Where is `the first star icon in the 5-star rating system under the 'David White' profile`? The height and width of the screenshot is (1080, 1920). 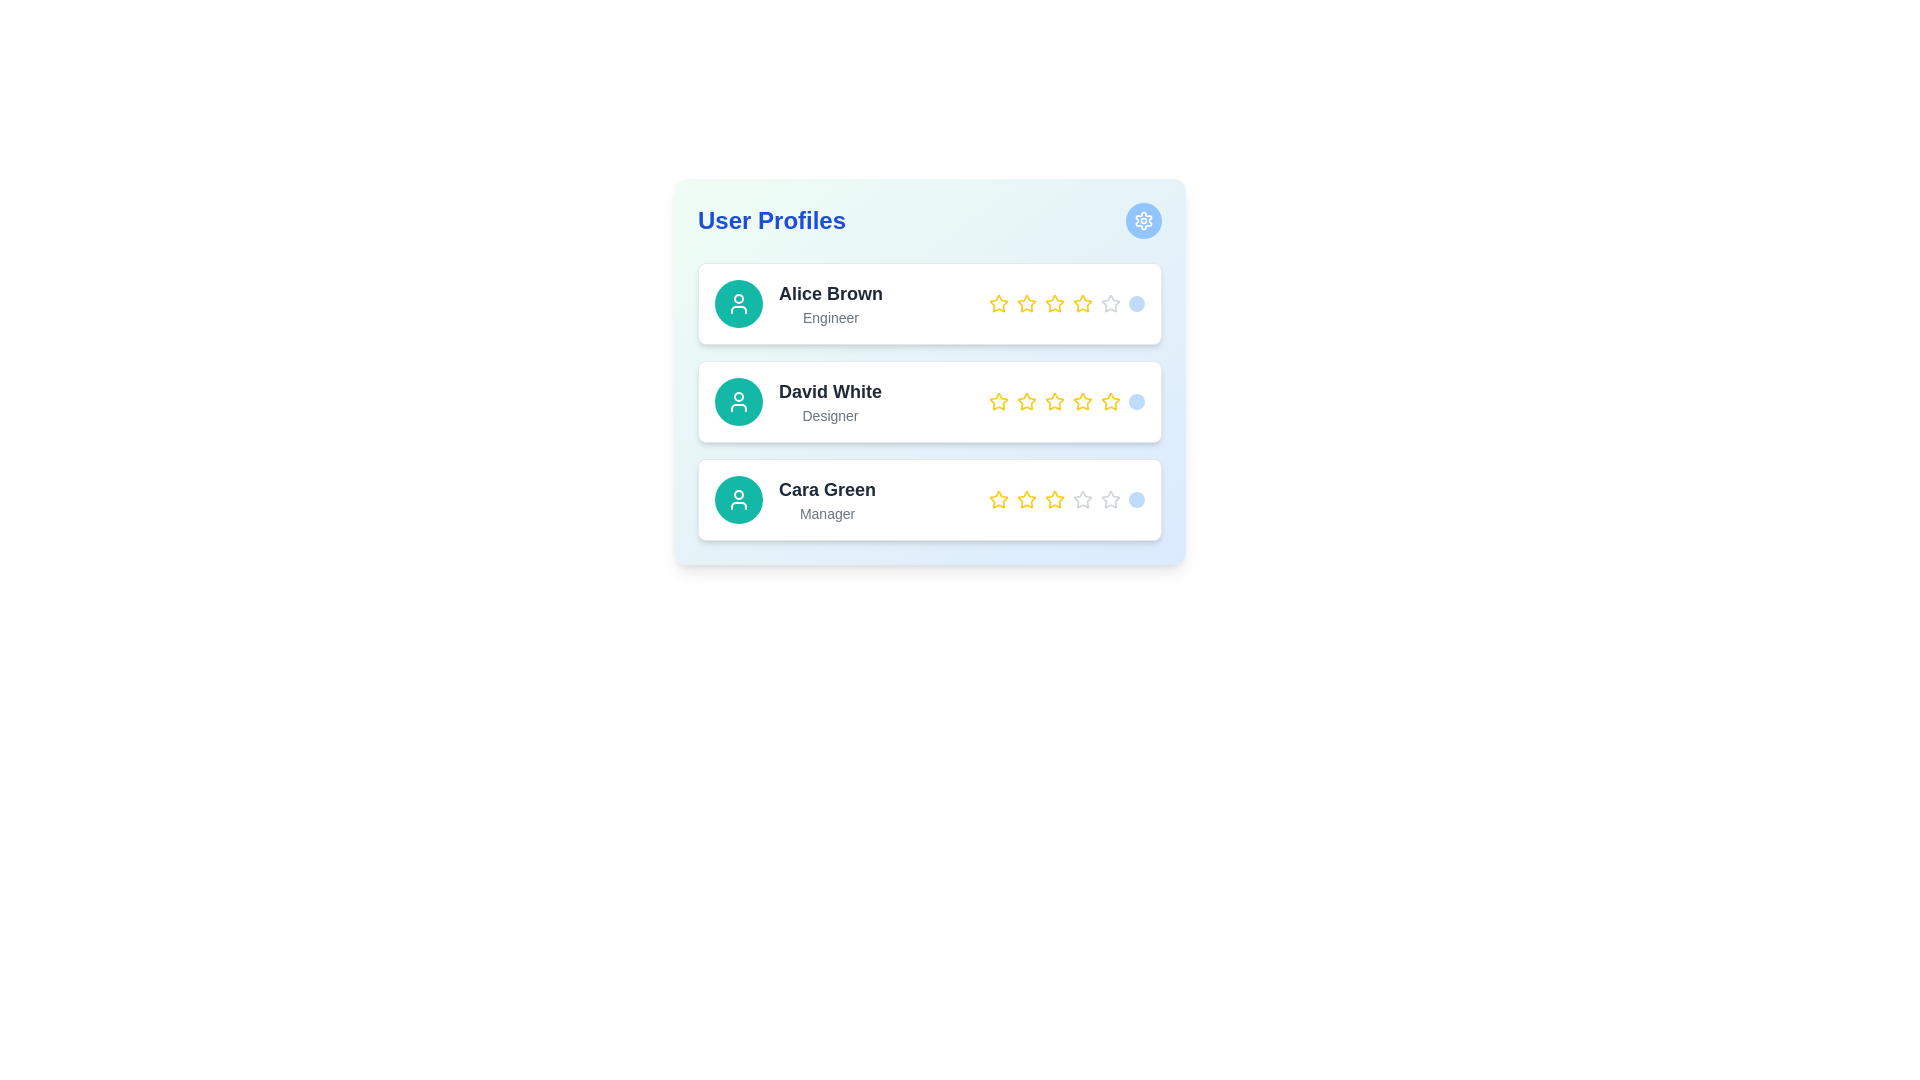 the first star icon in the 5-star rating system under the 'David White' profile is located at coordinates (998, 401).